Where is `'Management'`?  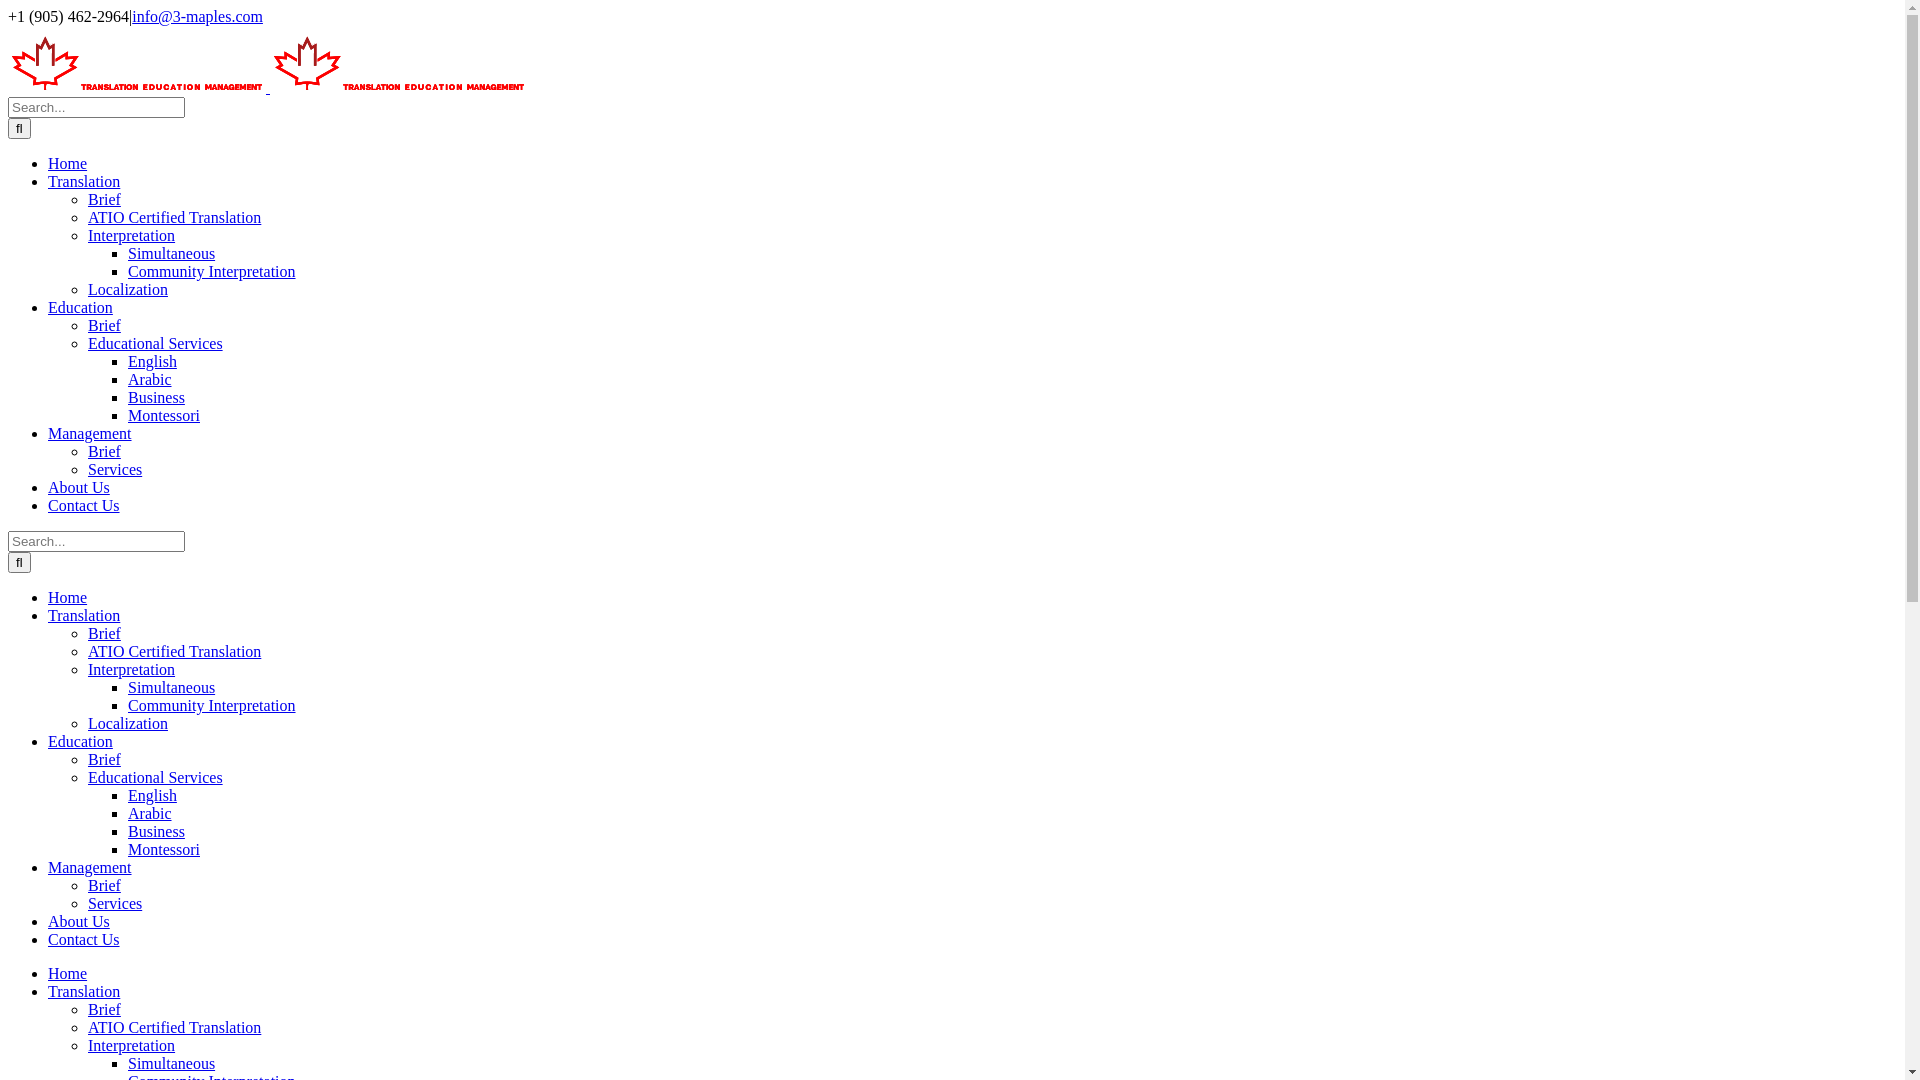
'Management' is located at coordinates (89, 432).